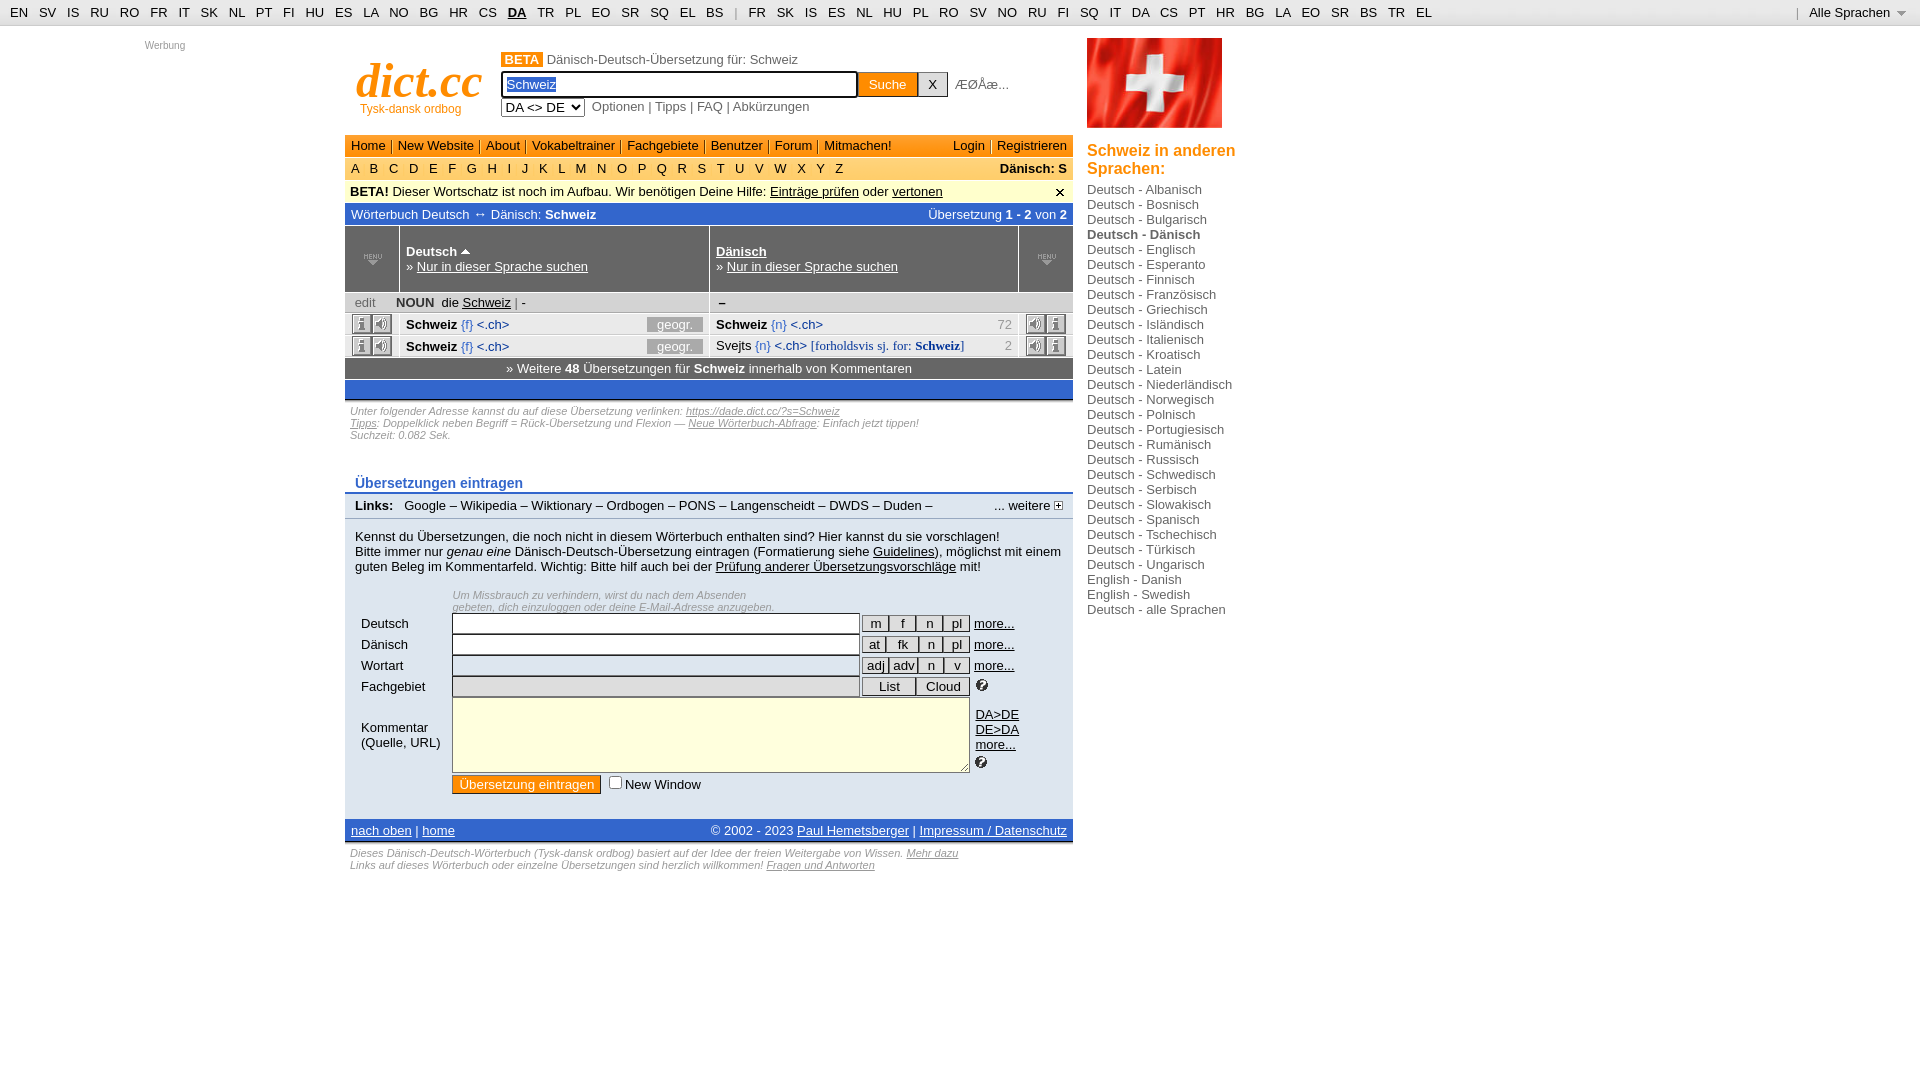 The width and height of the screenshot is (1920, 1080). I want to click on 'Alle Sprachen ', so click(1856, 12).